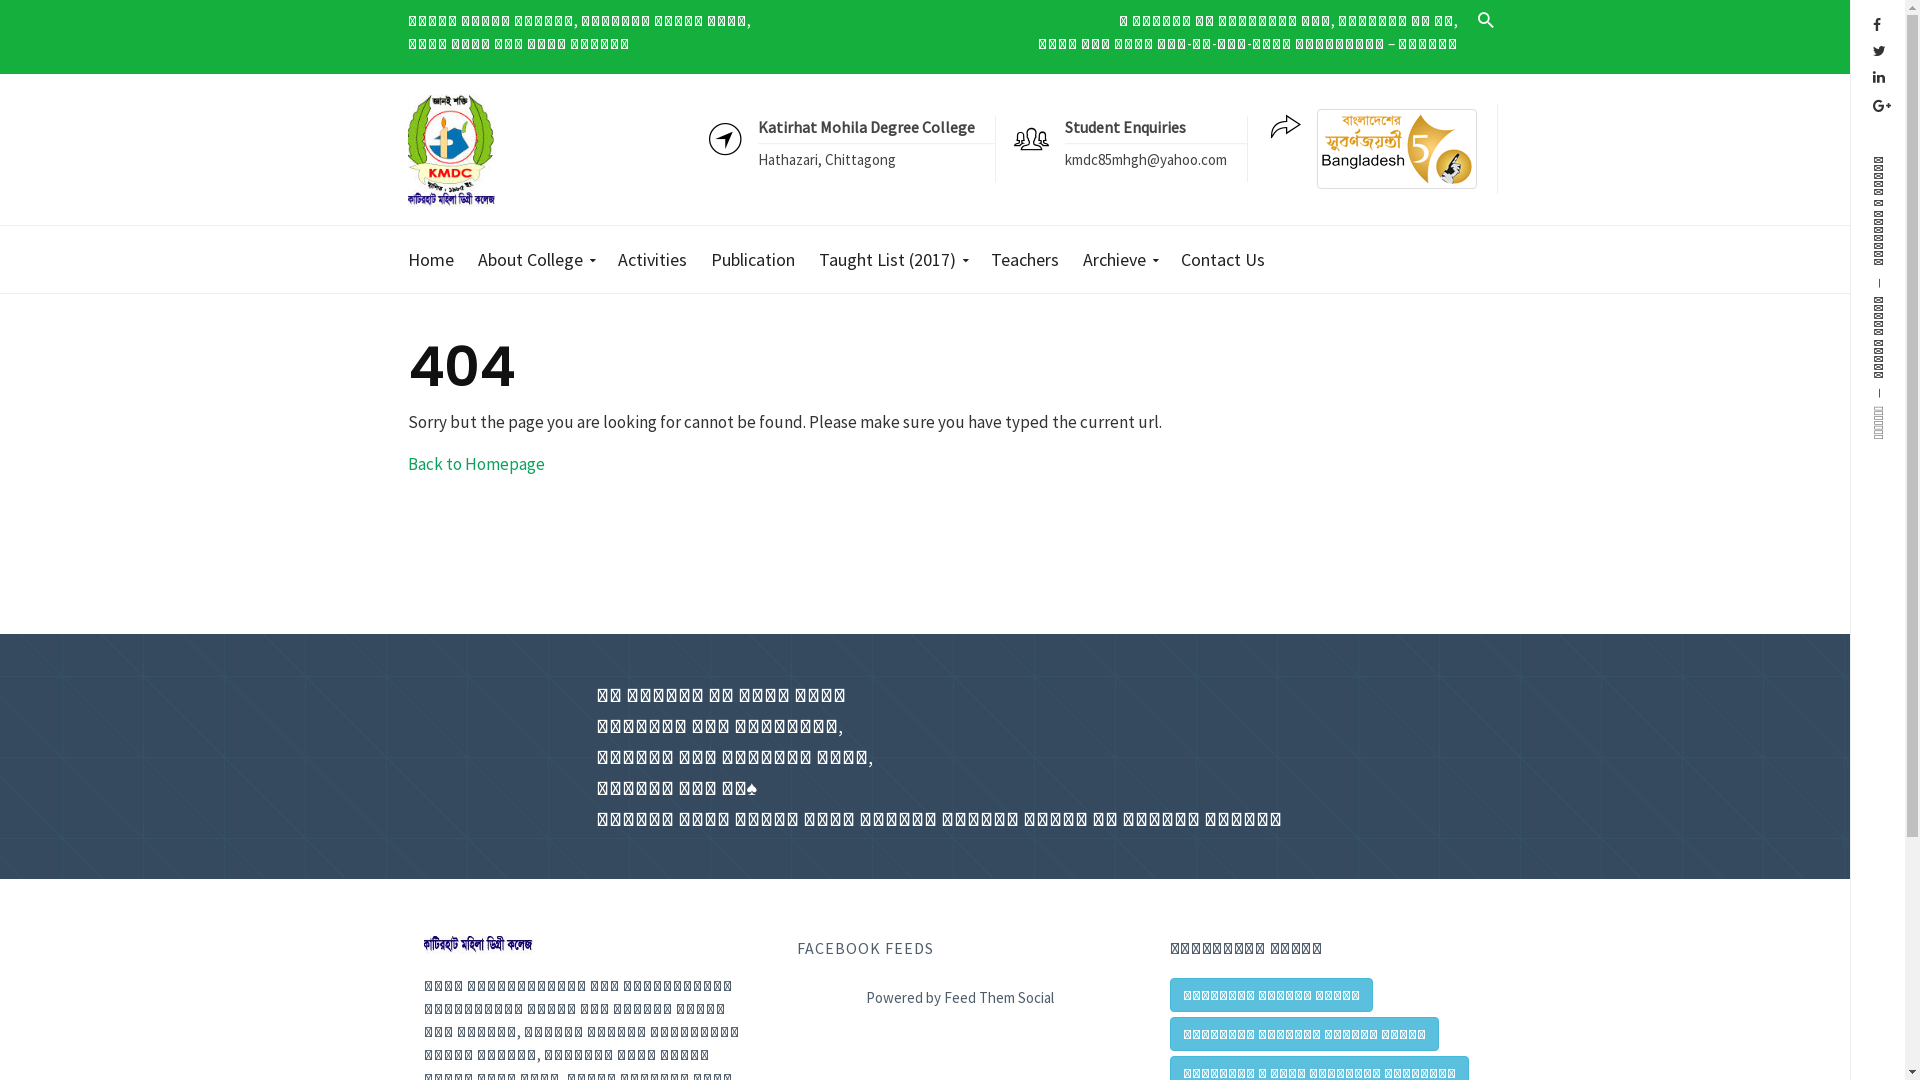 This screenshot has height=1080, width=1920. I want to click on 'Publication', so click(752, 258).